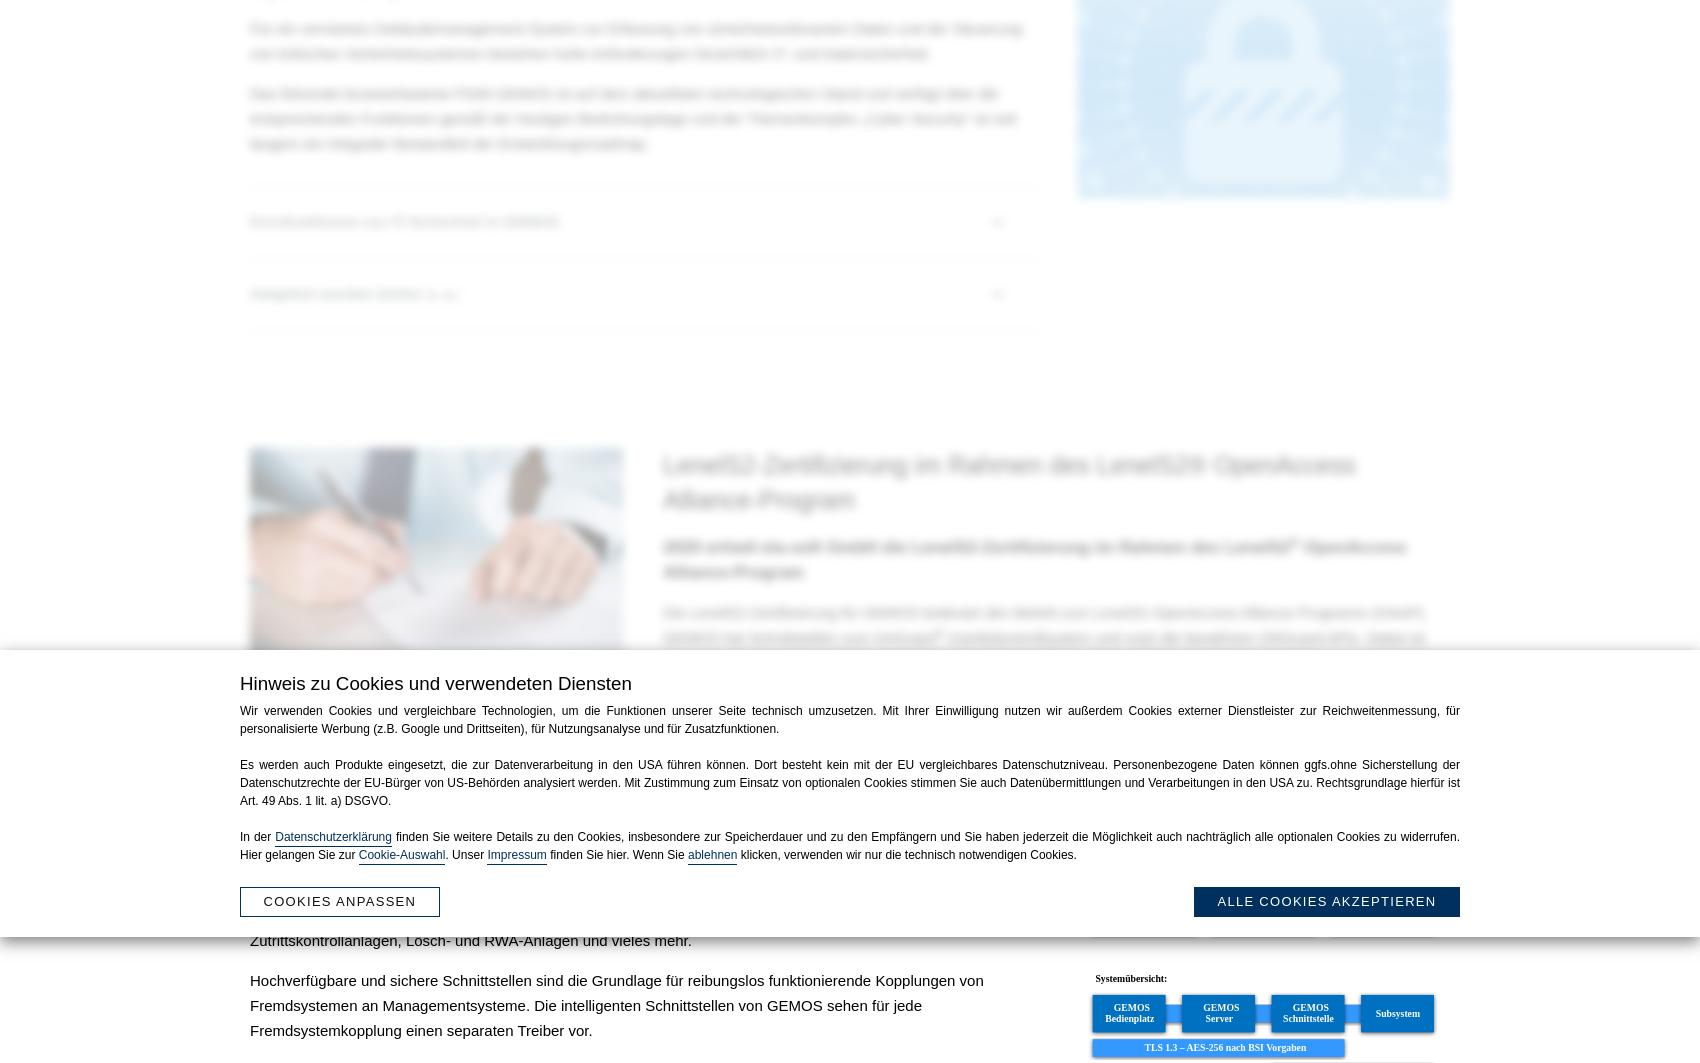  What do you see at coordinates (338, 899) in the screenshot?
I see `'Cookies anpassen'` at bounding box center [338, 899].